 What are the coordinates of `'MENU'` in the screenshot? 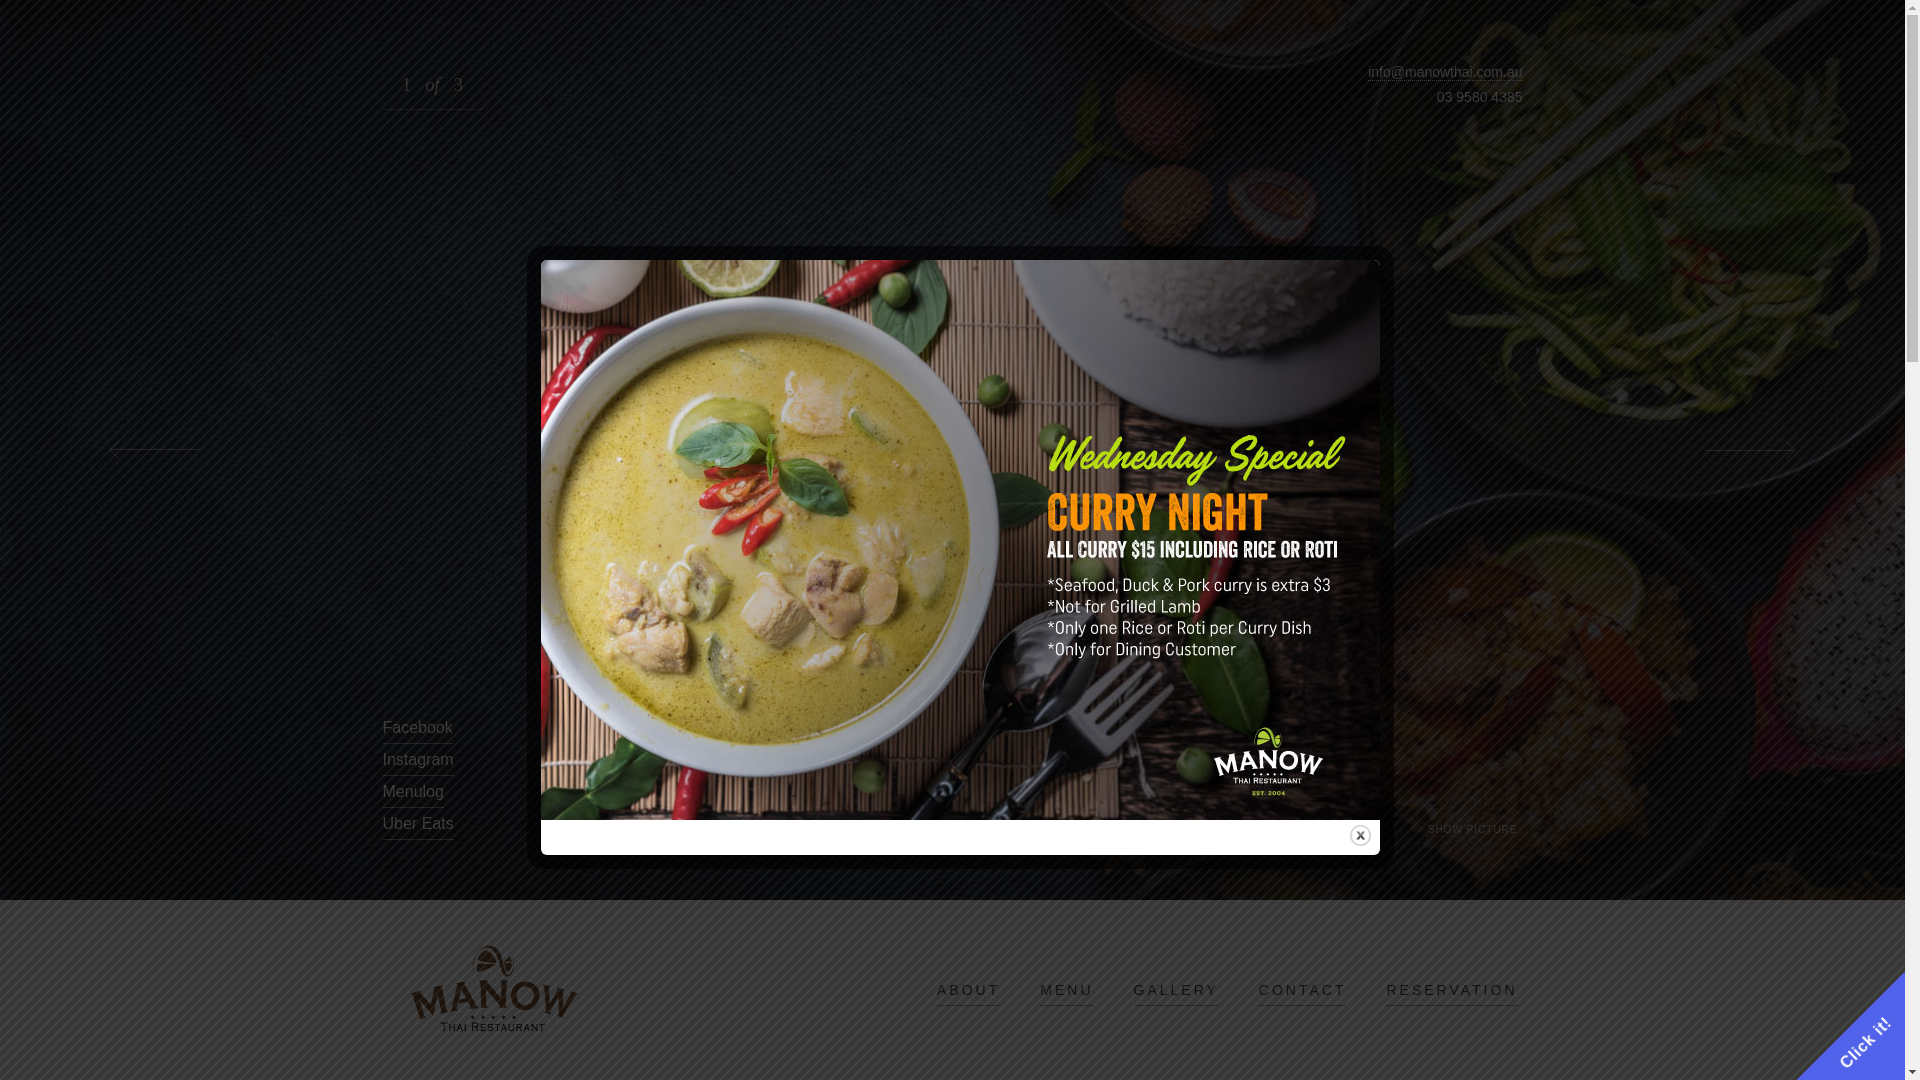 It's located at (1040, 990).